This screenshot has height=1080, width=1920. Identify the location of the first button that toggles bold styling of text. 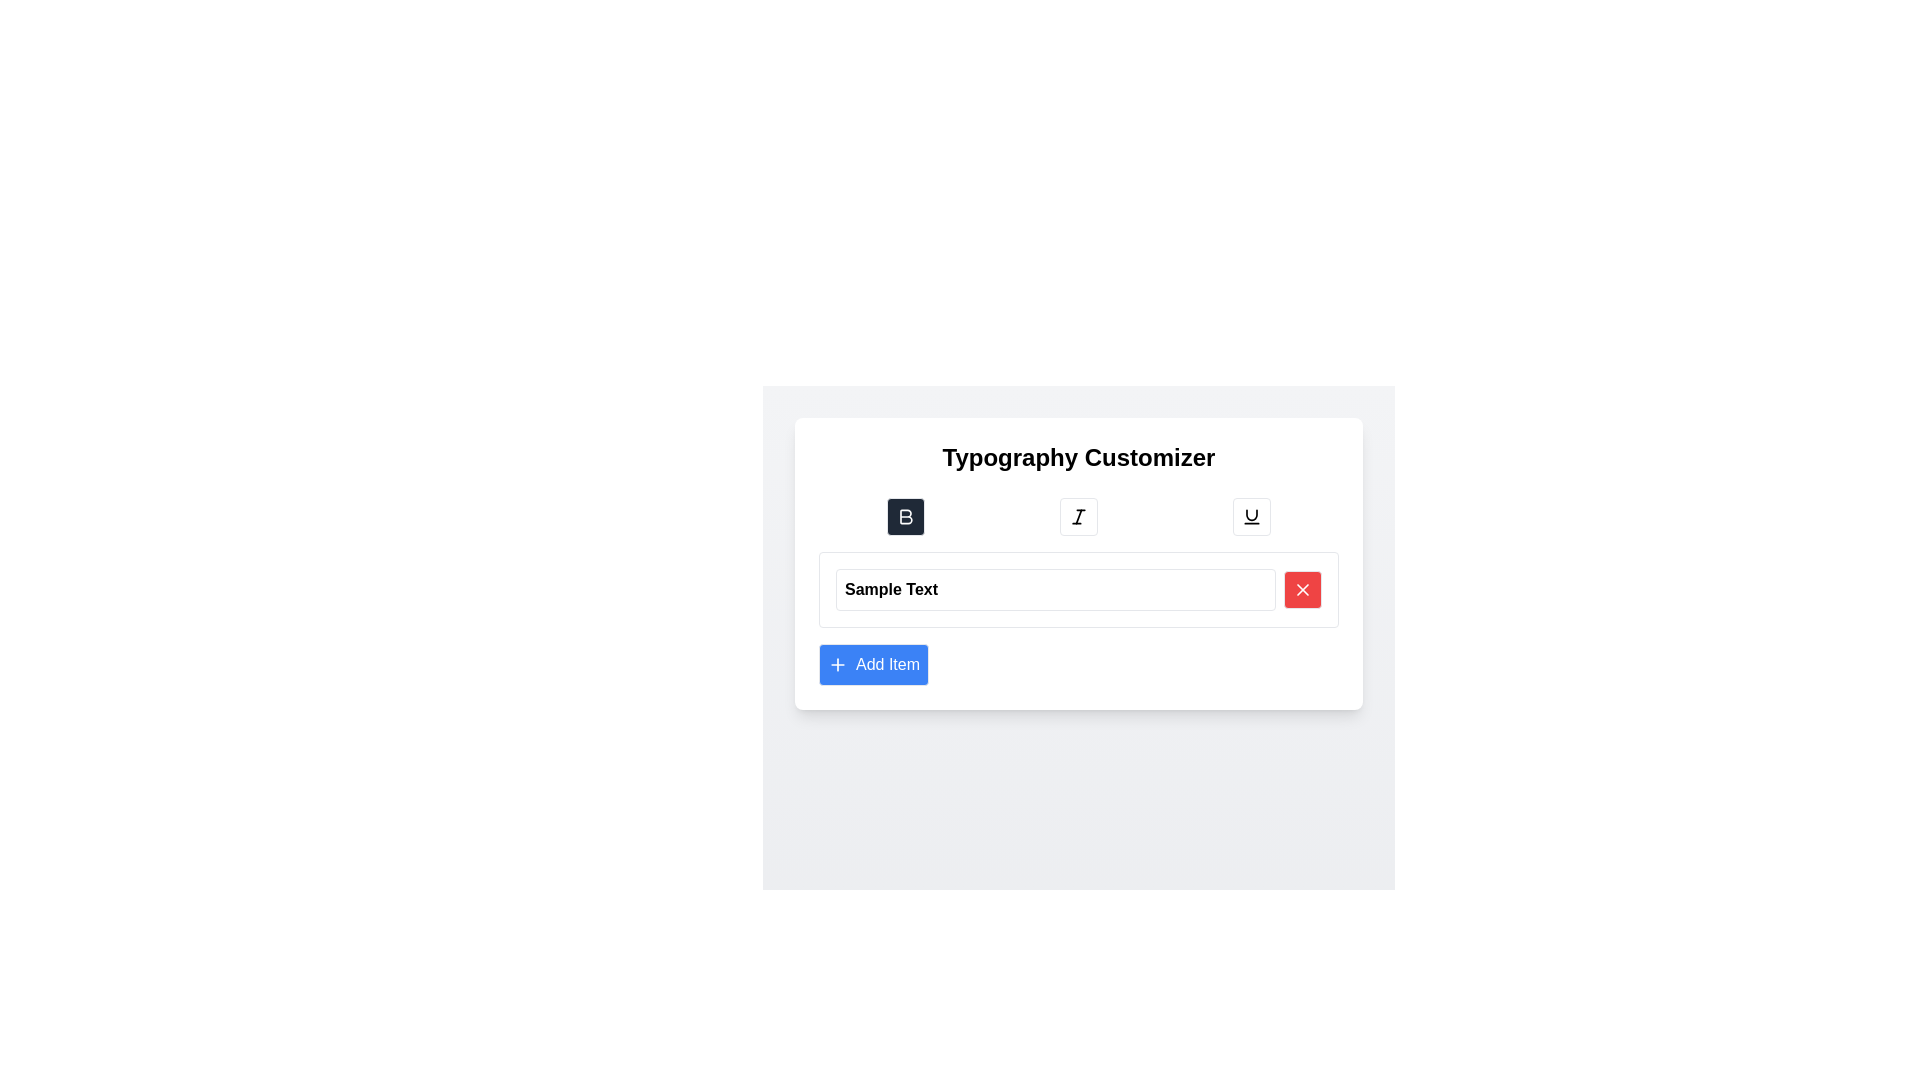
(904, 515).